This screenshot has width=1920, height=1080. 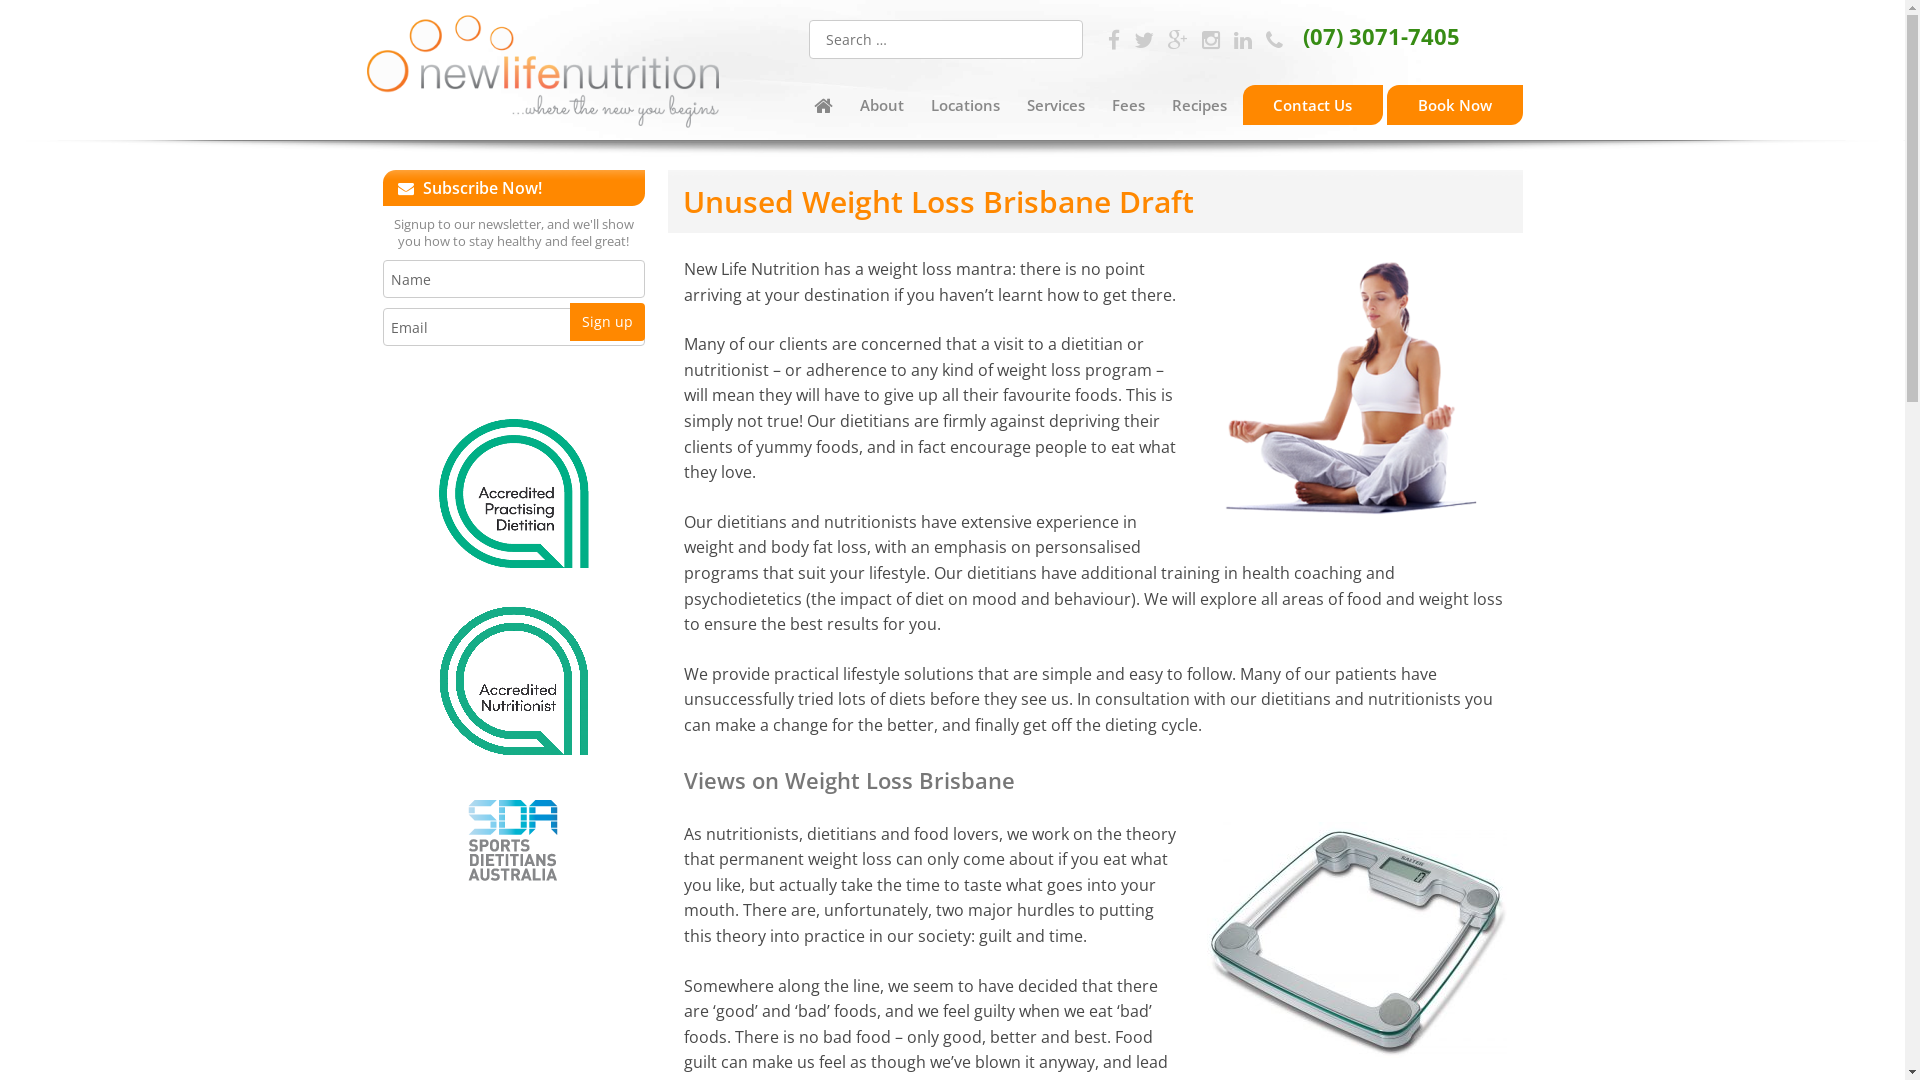 I want to click on 'About', so click(x=880, y=104).